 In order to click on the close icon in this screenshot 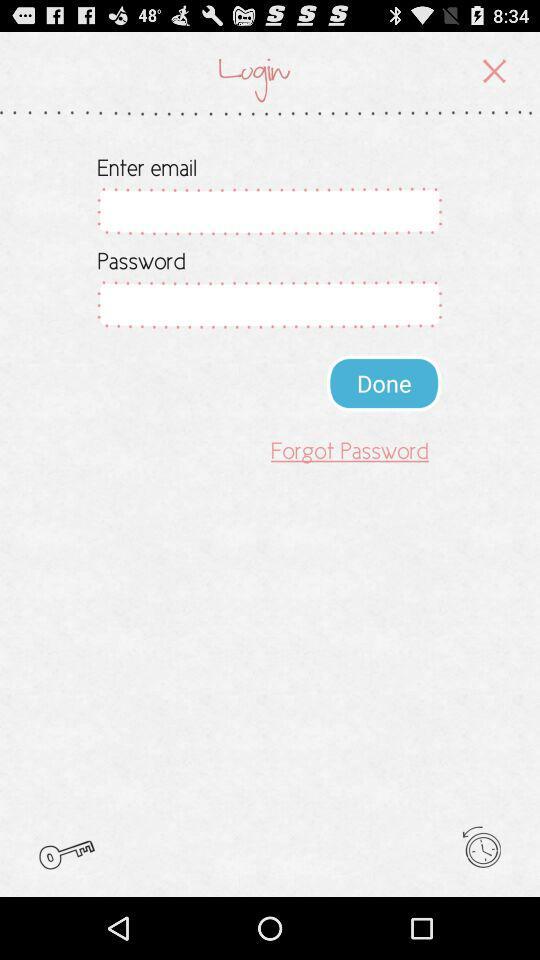, I will do `click(494, 75)`.